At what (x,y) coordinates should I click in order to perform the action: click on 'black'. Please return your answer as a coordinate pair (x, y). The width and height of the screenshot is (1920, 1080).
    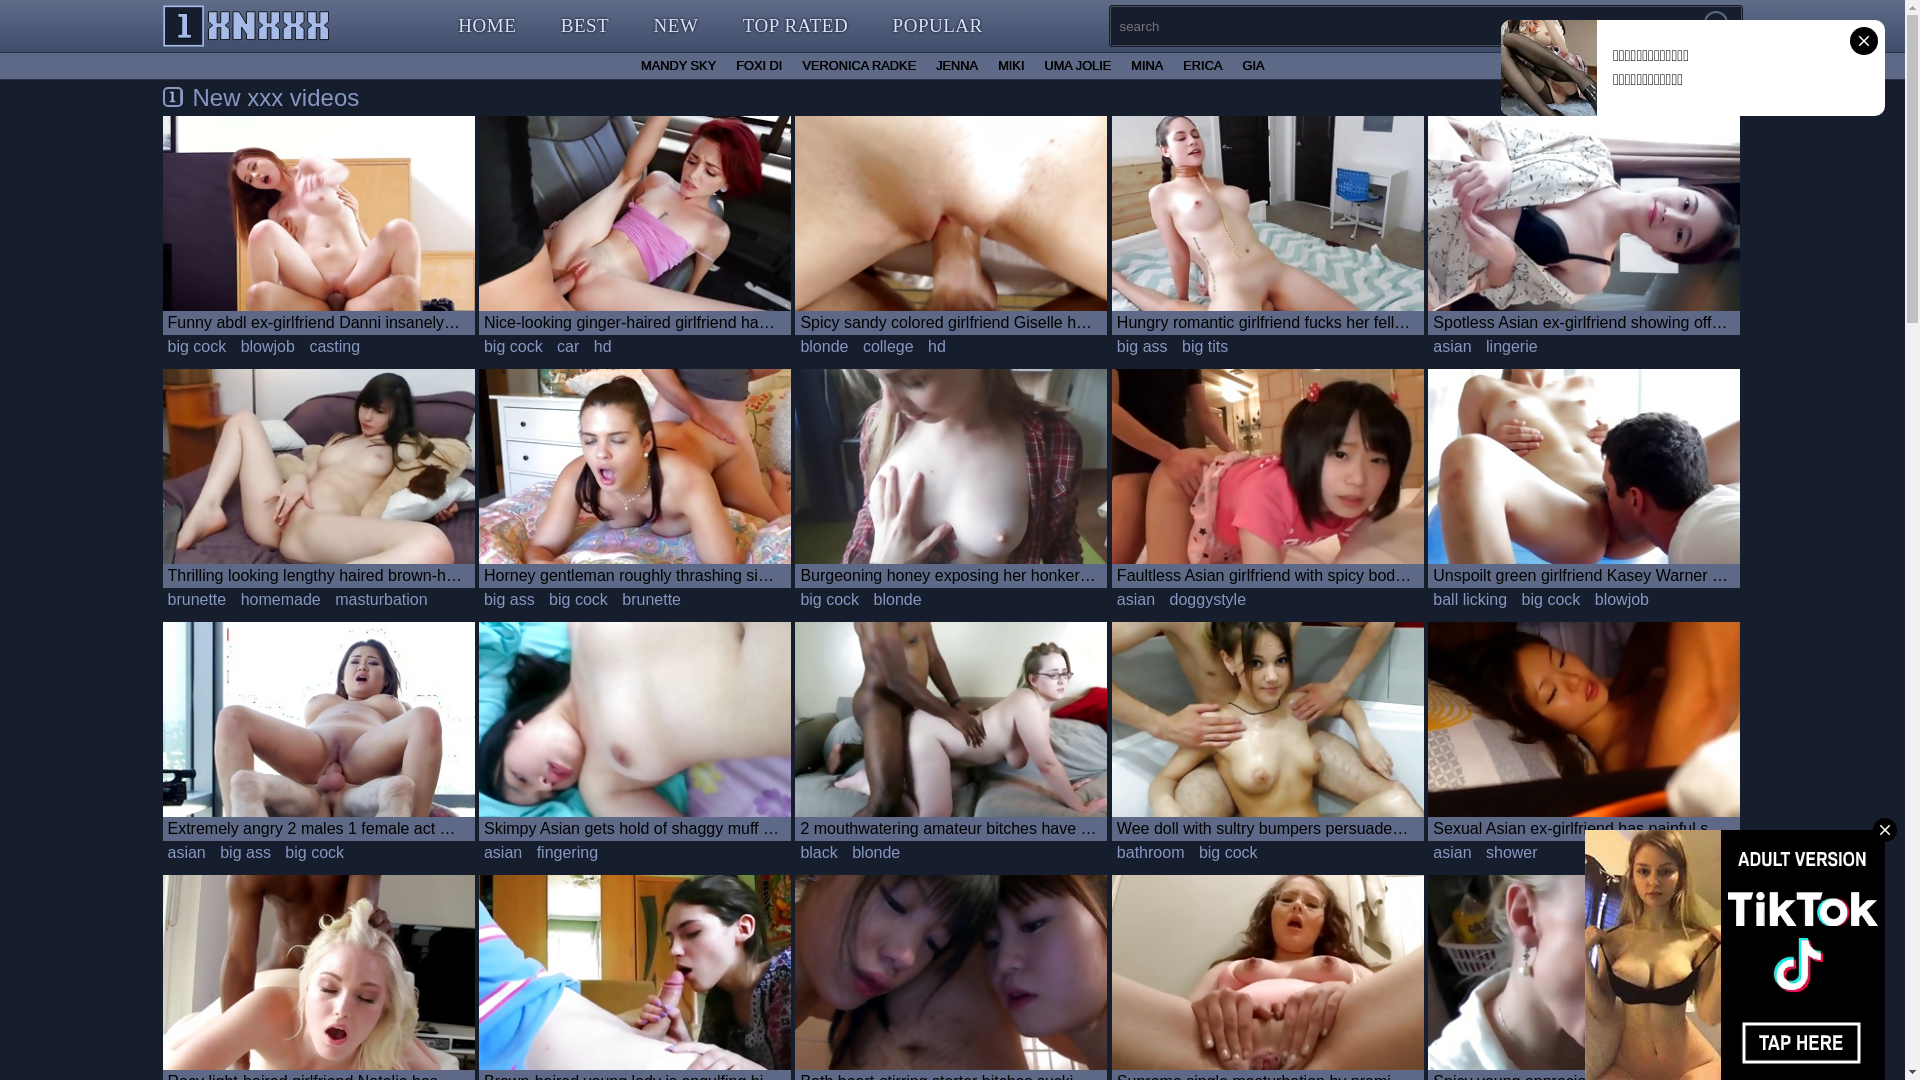
    Looking at the image, I should click on (794, 852).